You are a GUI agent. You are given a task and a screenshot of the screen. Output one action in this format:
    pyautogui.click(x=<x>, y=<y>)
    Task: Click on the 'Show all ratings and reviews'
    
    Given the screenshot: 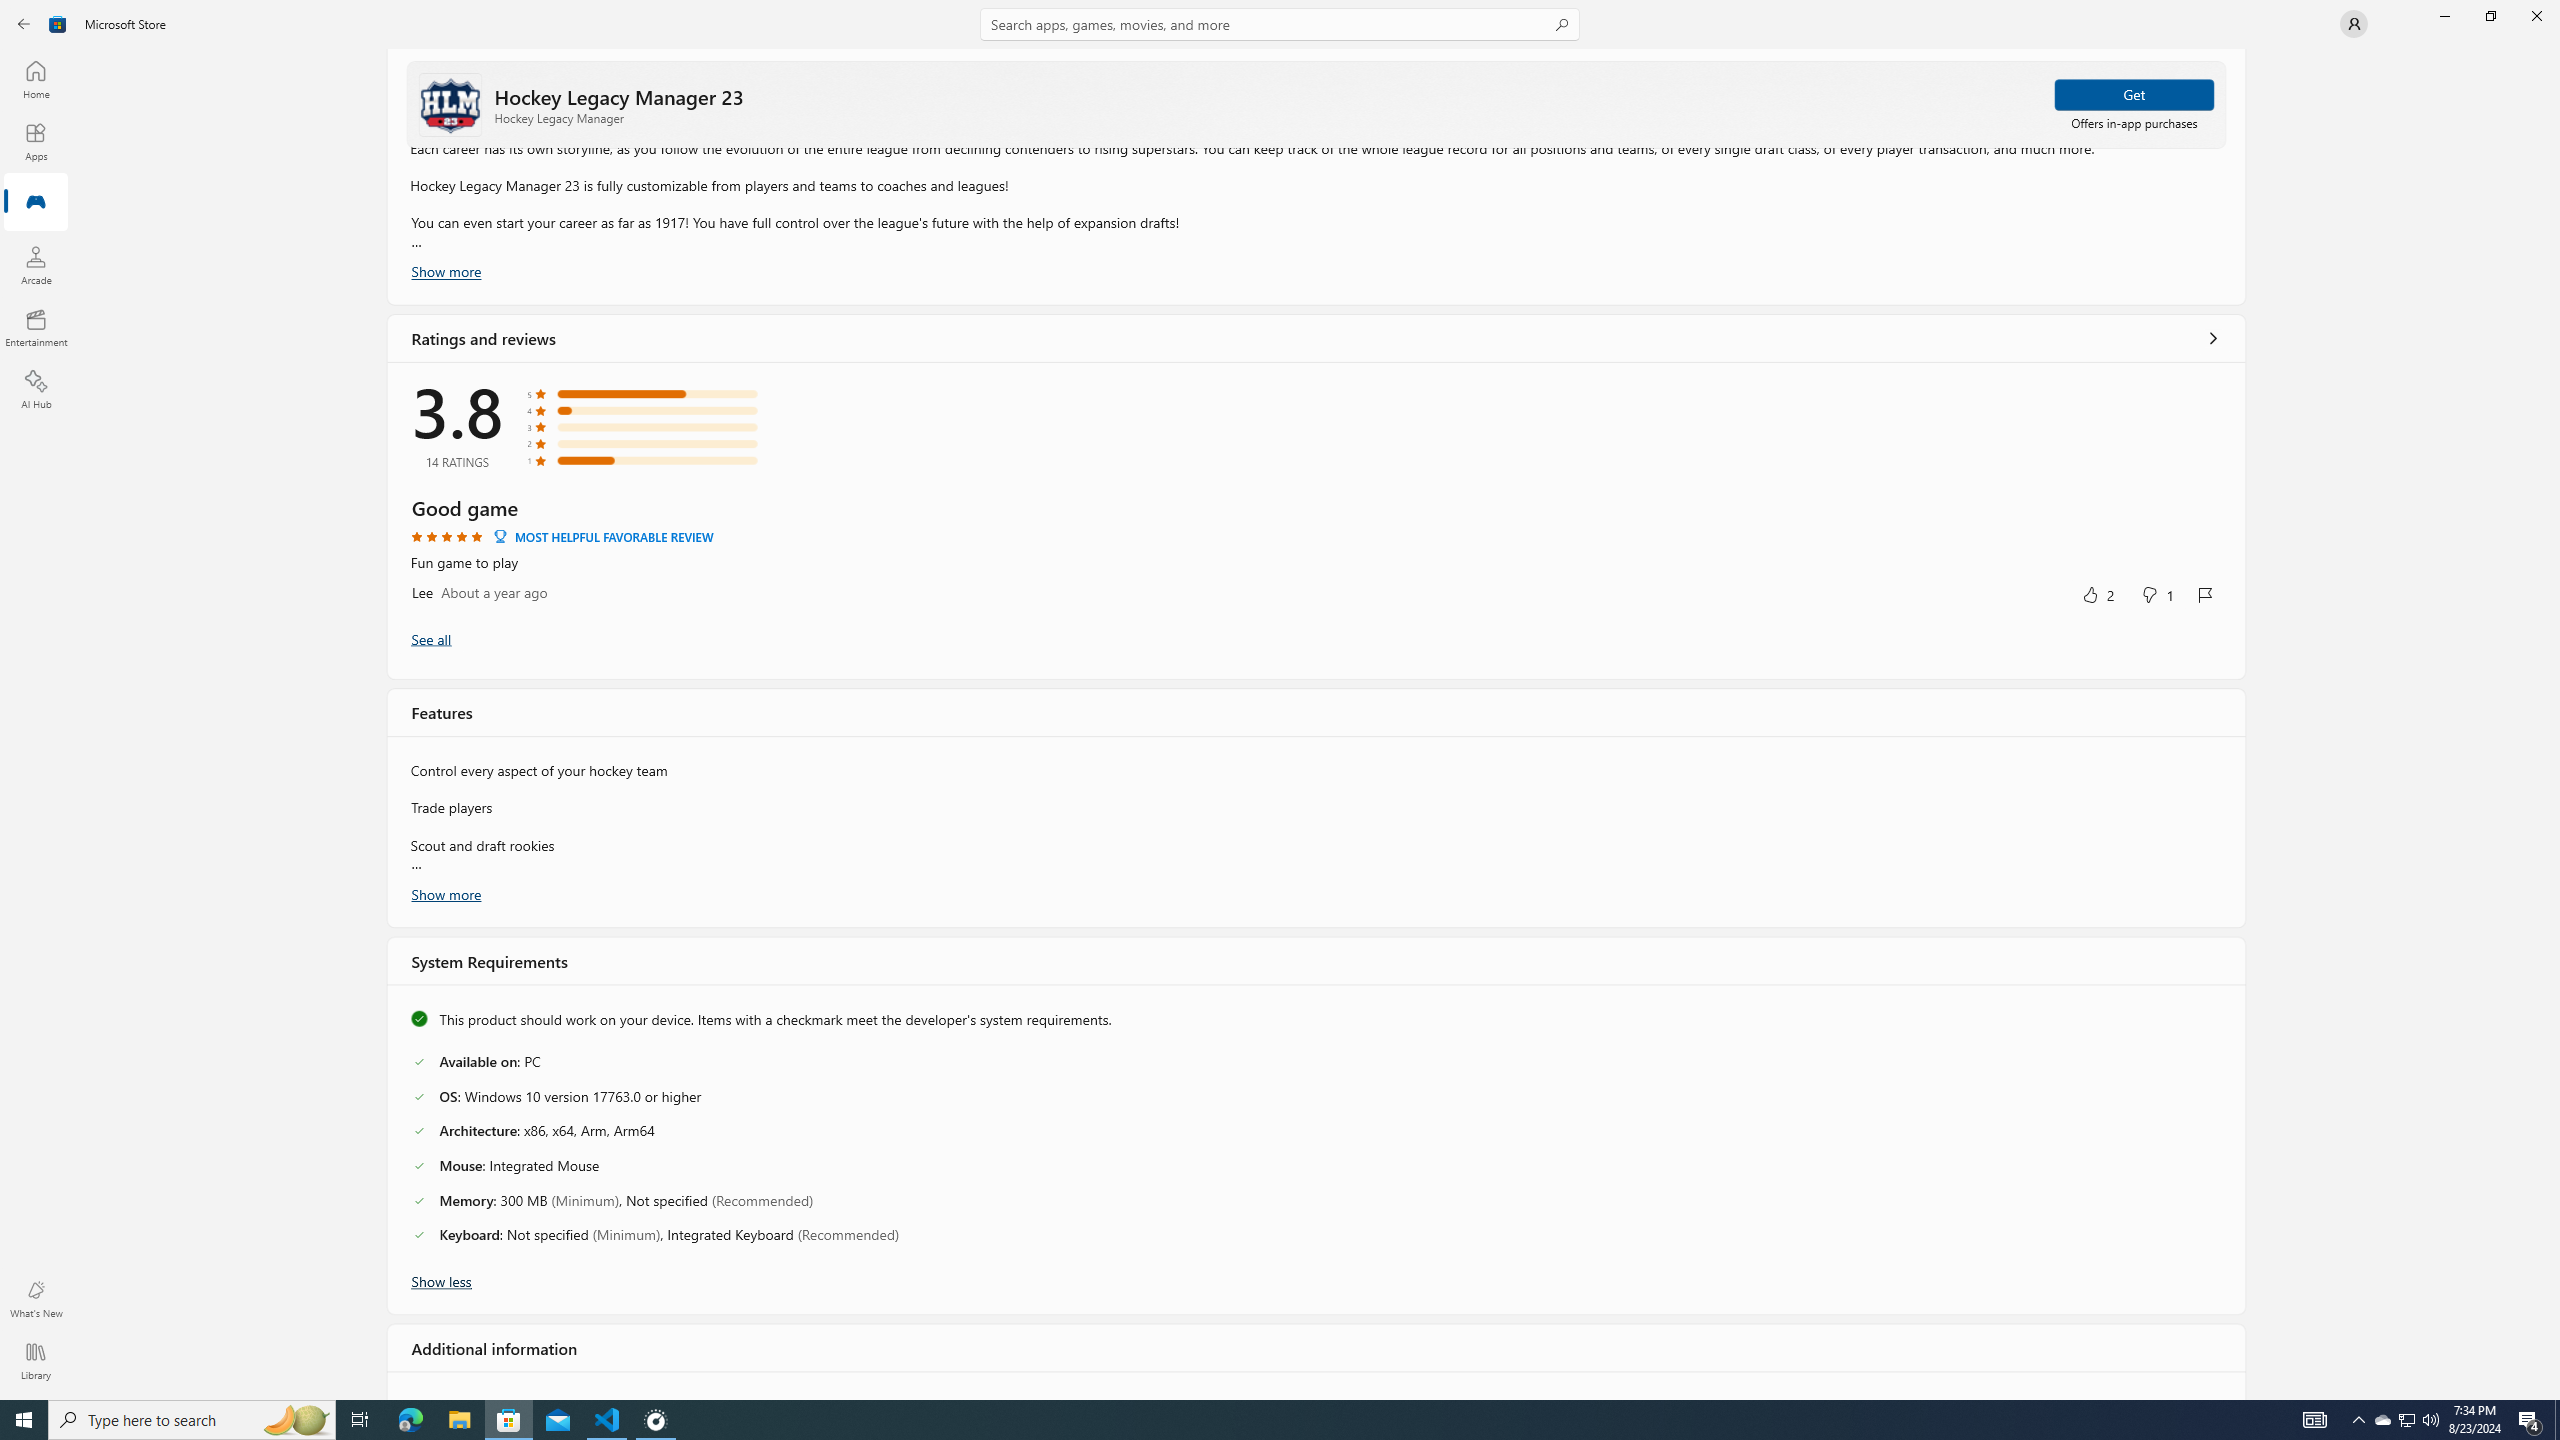 What is the action you would take?
    pyautogui.click(x=2213, y=337)
    